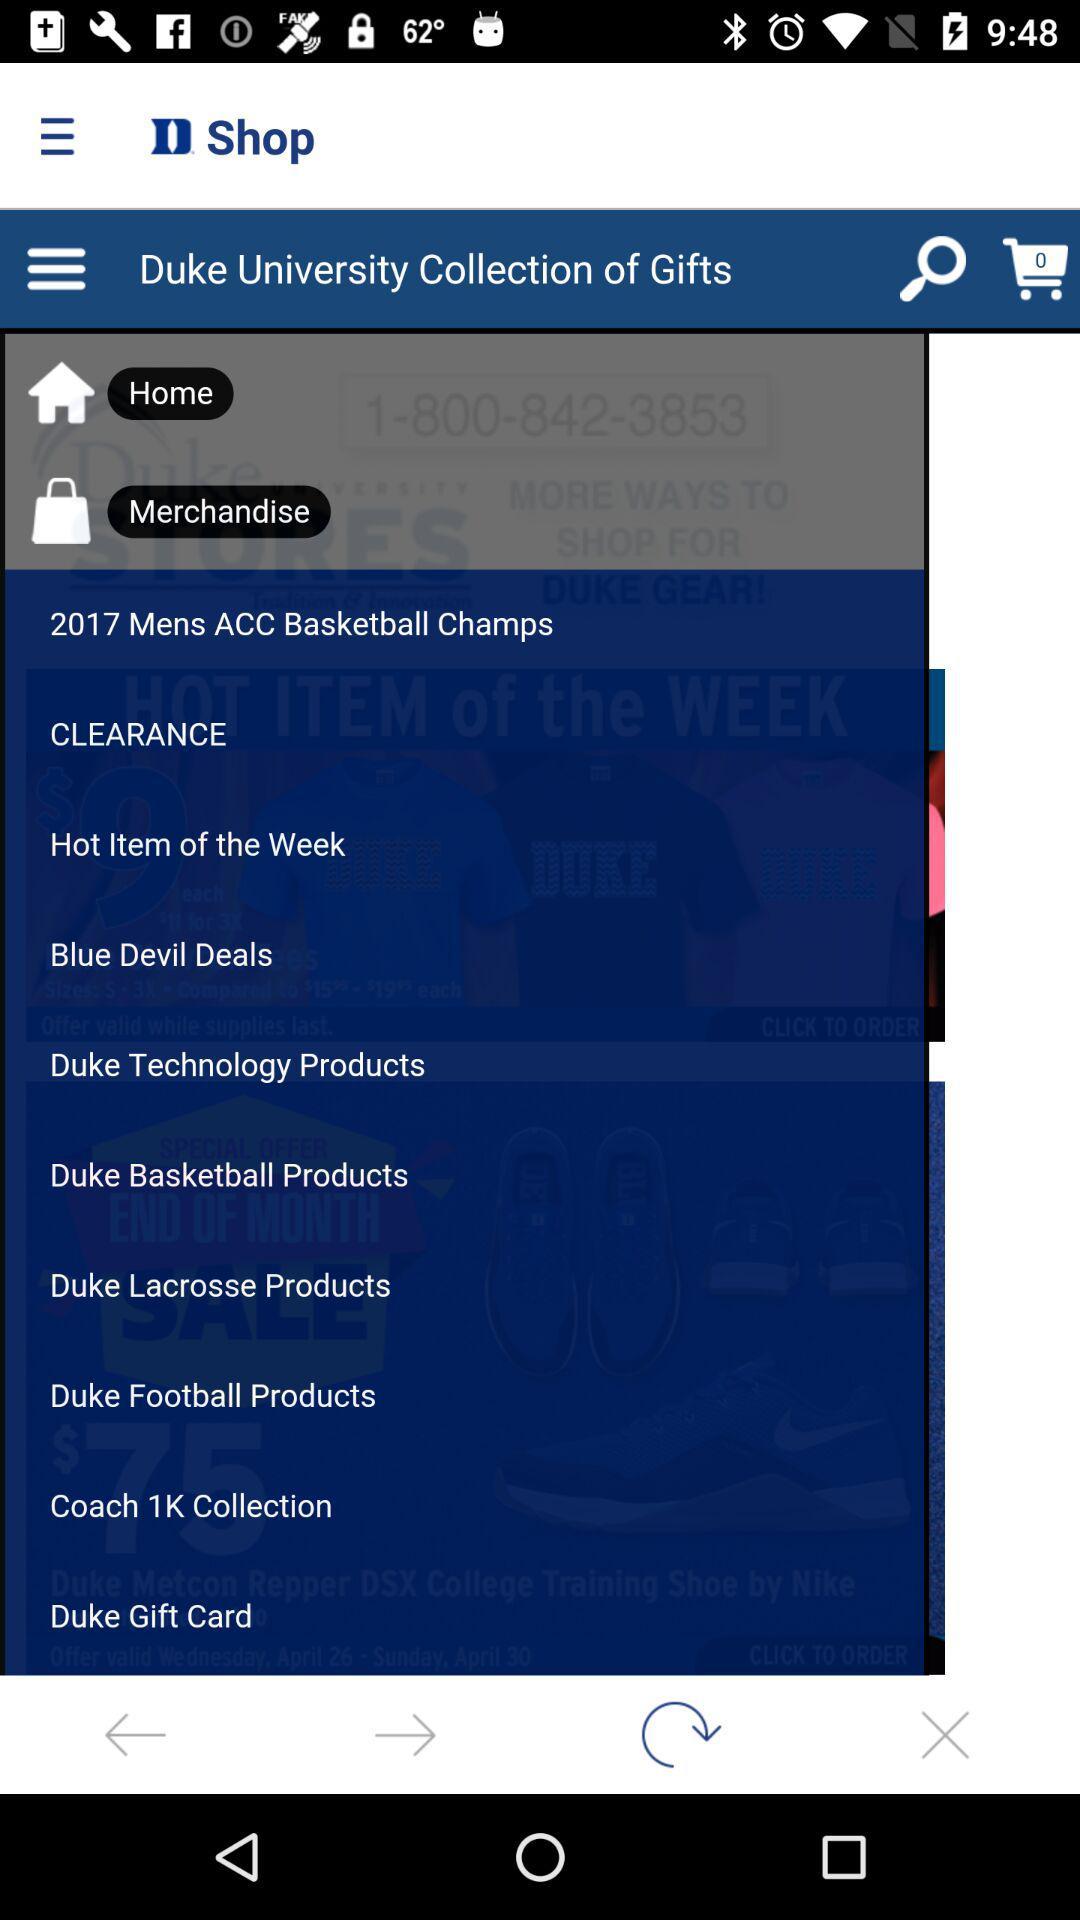 Image resolution: width=1080 pixels, height=1920 pixels. I want to click on previous go back, so click(135, 1733).